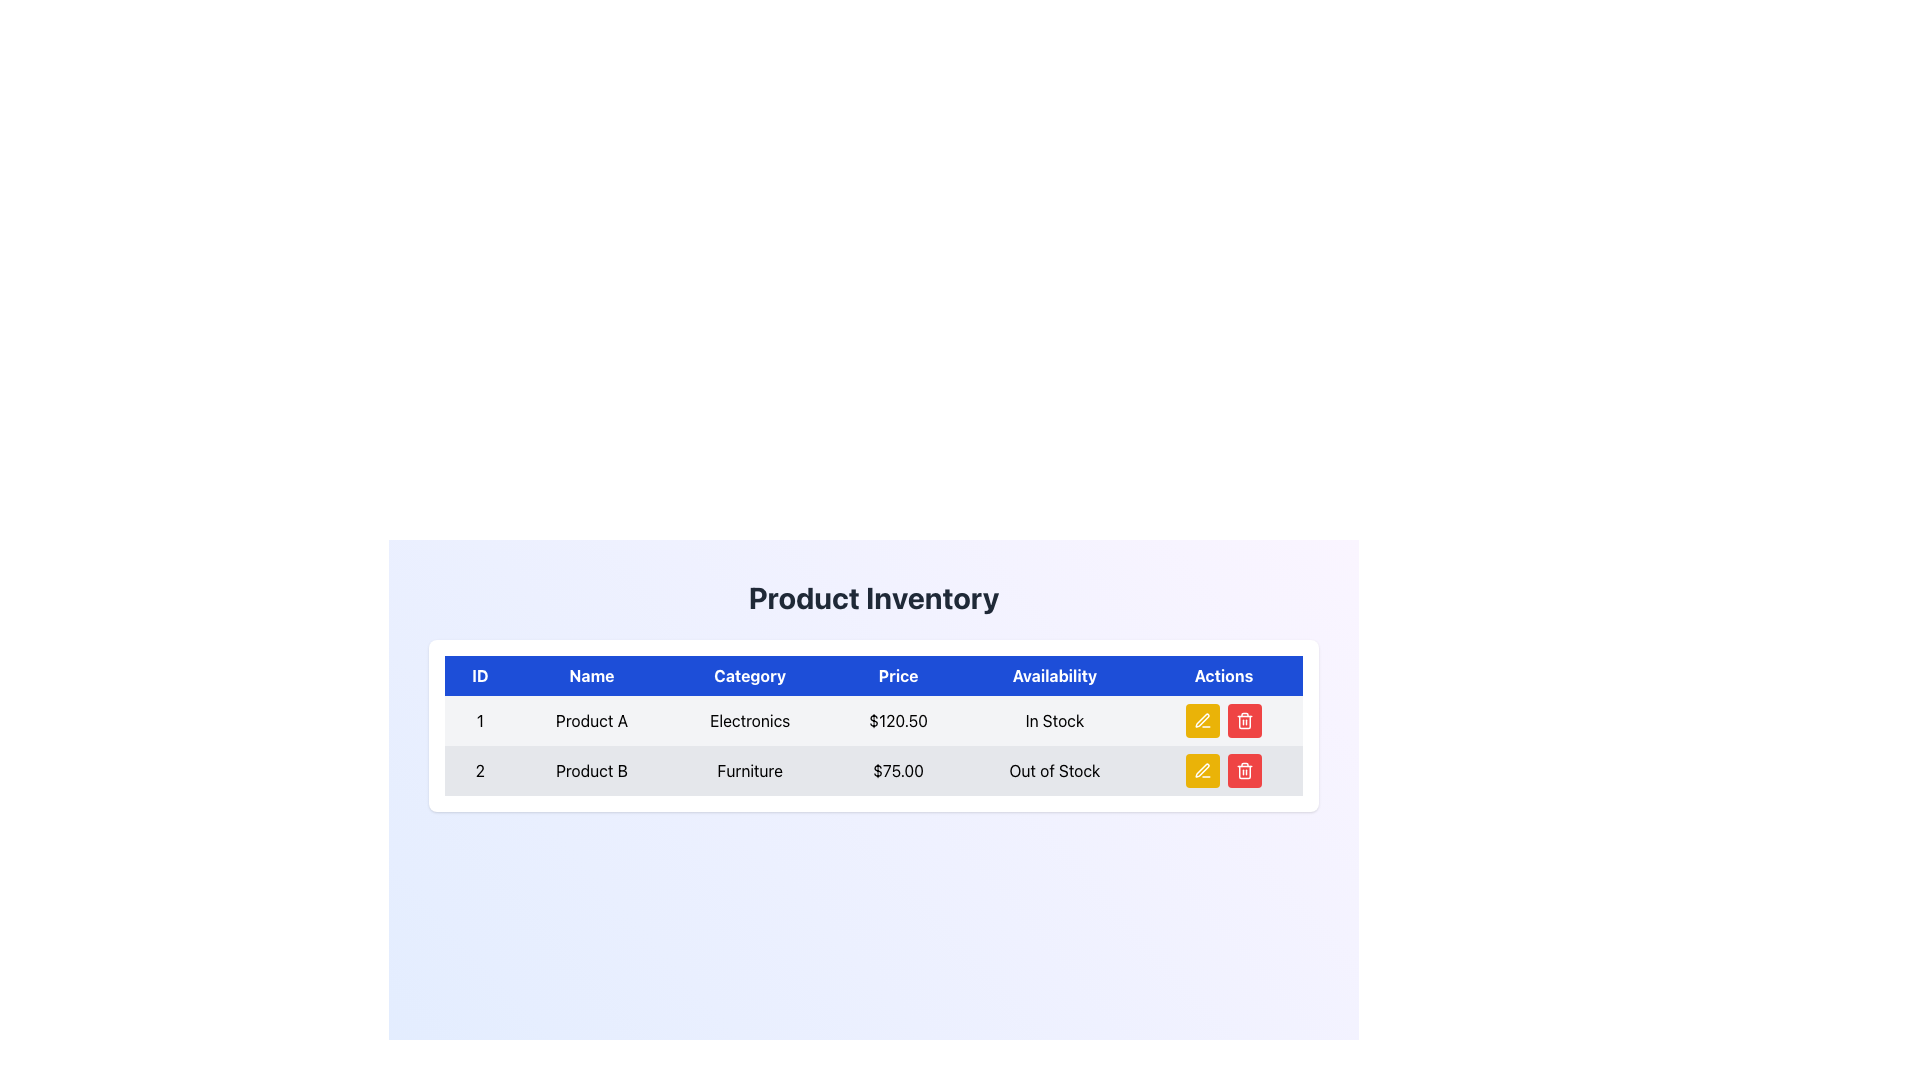  I want to click on numeral '1' displayed in a black font on a light gray background located in the ID column of a table, so click(480, 721).